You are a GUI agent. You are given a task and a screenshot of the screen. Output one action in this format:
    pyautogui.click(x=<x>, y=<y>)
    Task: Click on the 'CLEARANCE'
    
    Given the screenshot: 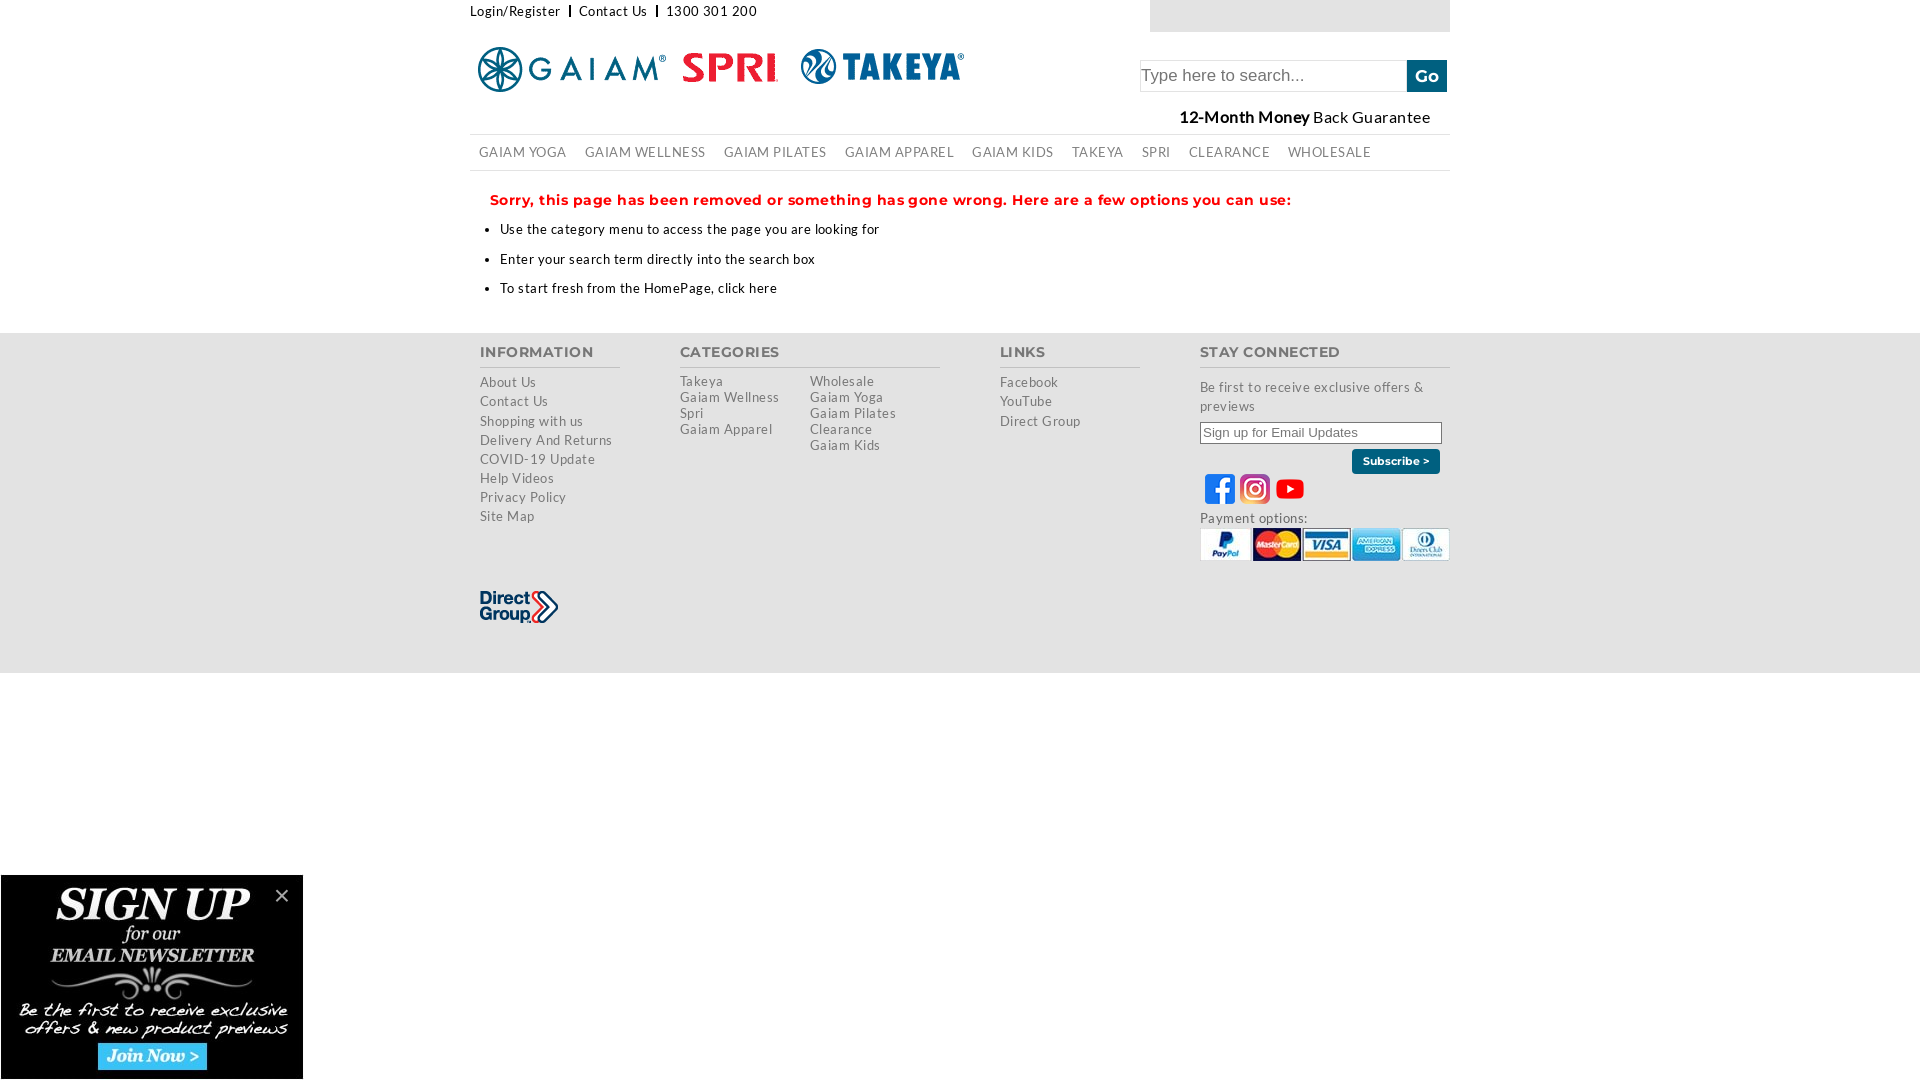 What is the action you would take?
    pyautogui.click(x=1228, y=151)
    